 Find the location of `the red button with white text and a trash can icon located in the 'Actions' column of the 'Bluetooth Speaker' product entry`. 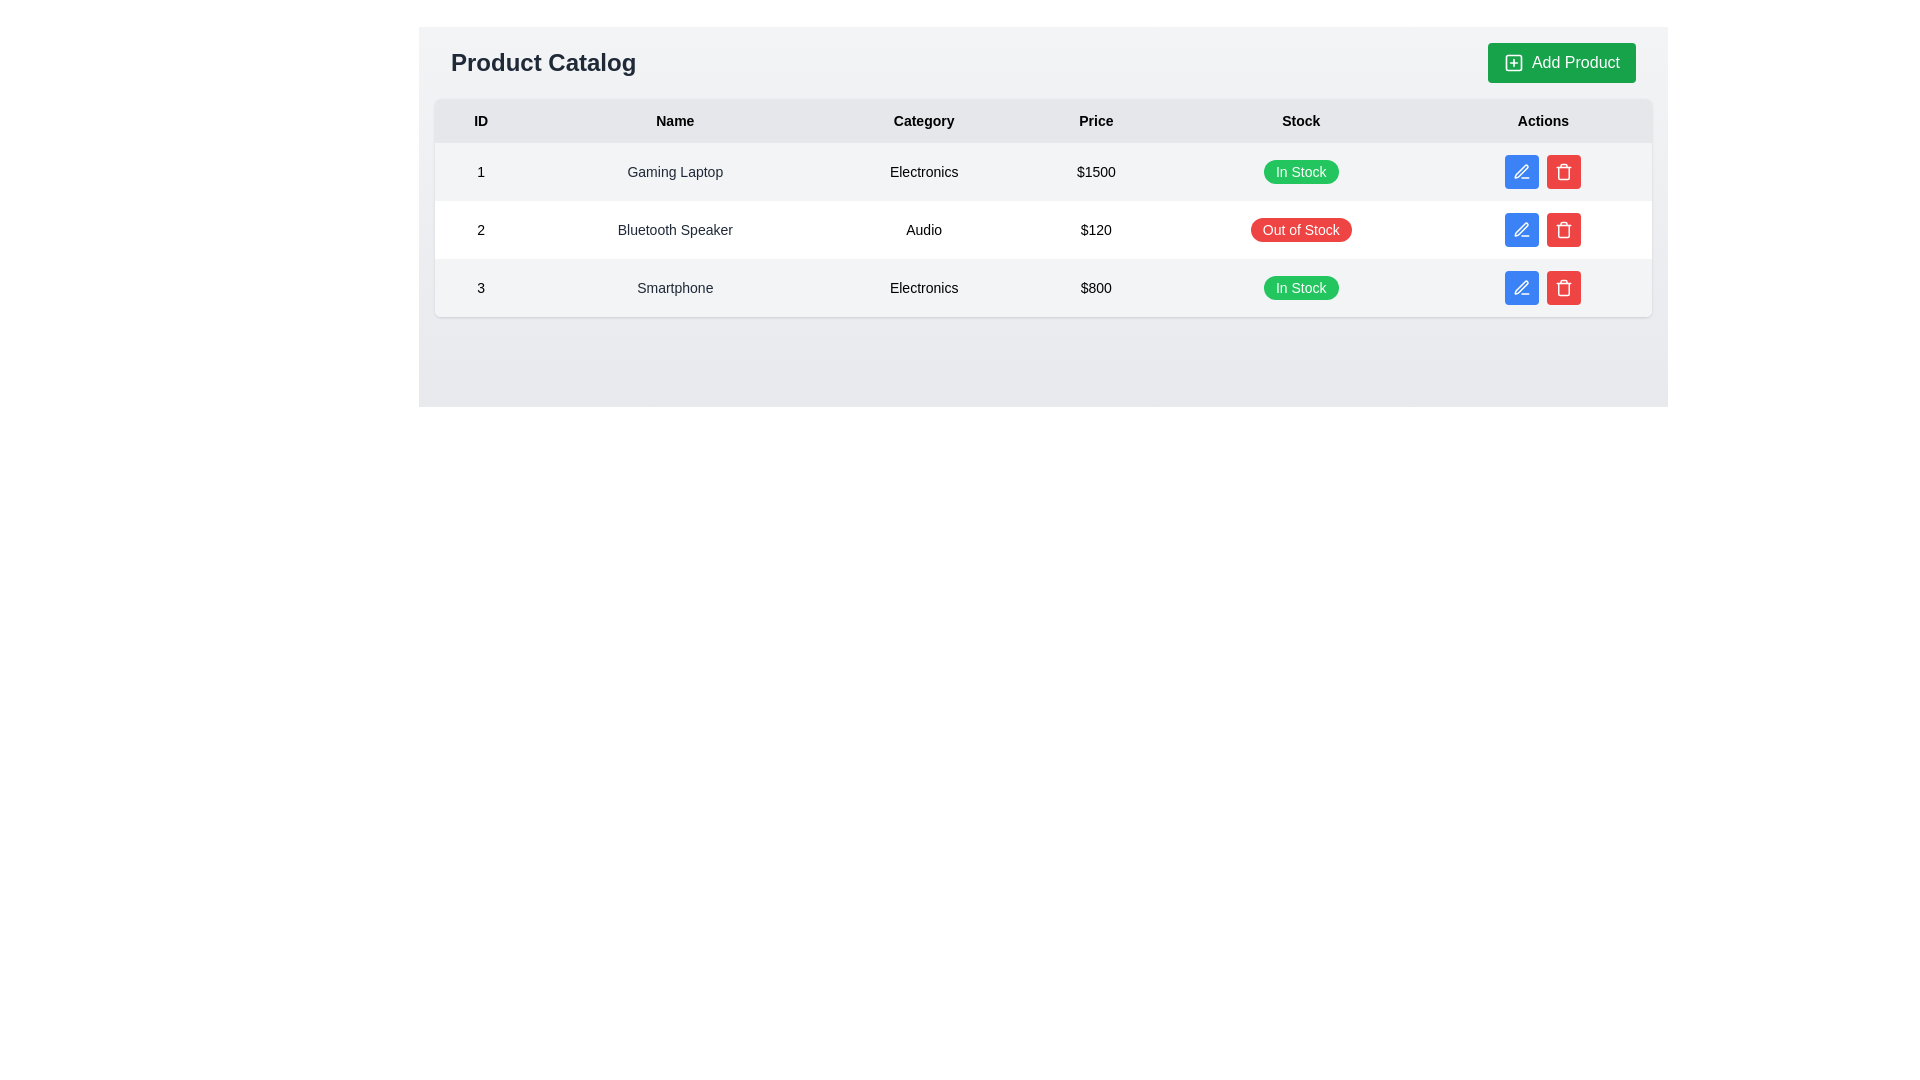

the red button with white text and a trash can icon located in the 'Actions' column of the 'Bluetooth Speaker' product entry is located at coordinates (1563, 171).